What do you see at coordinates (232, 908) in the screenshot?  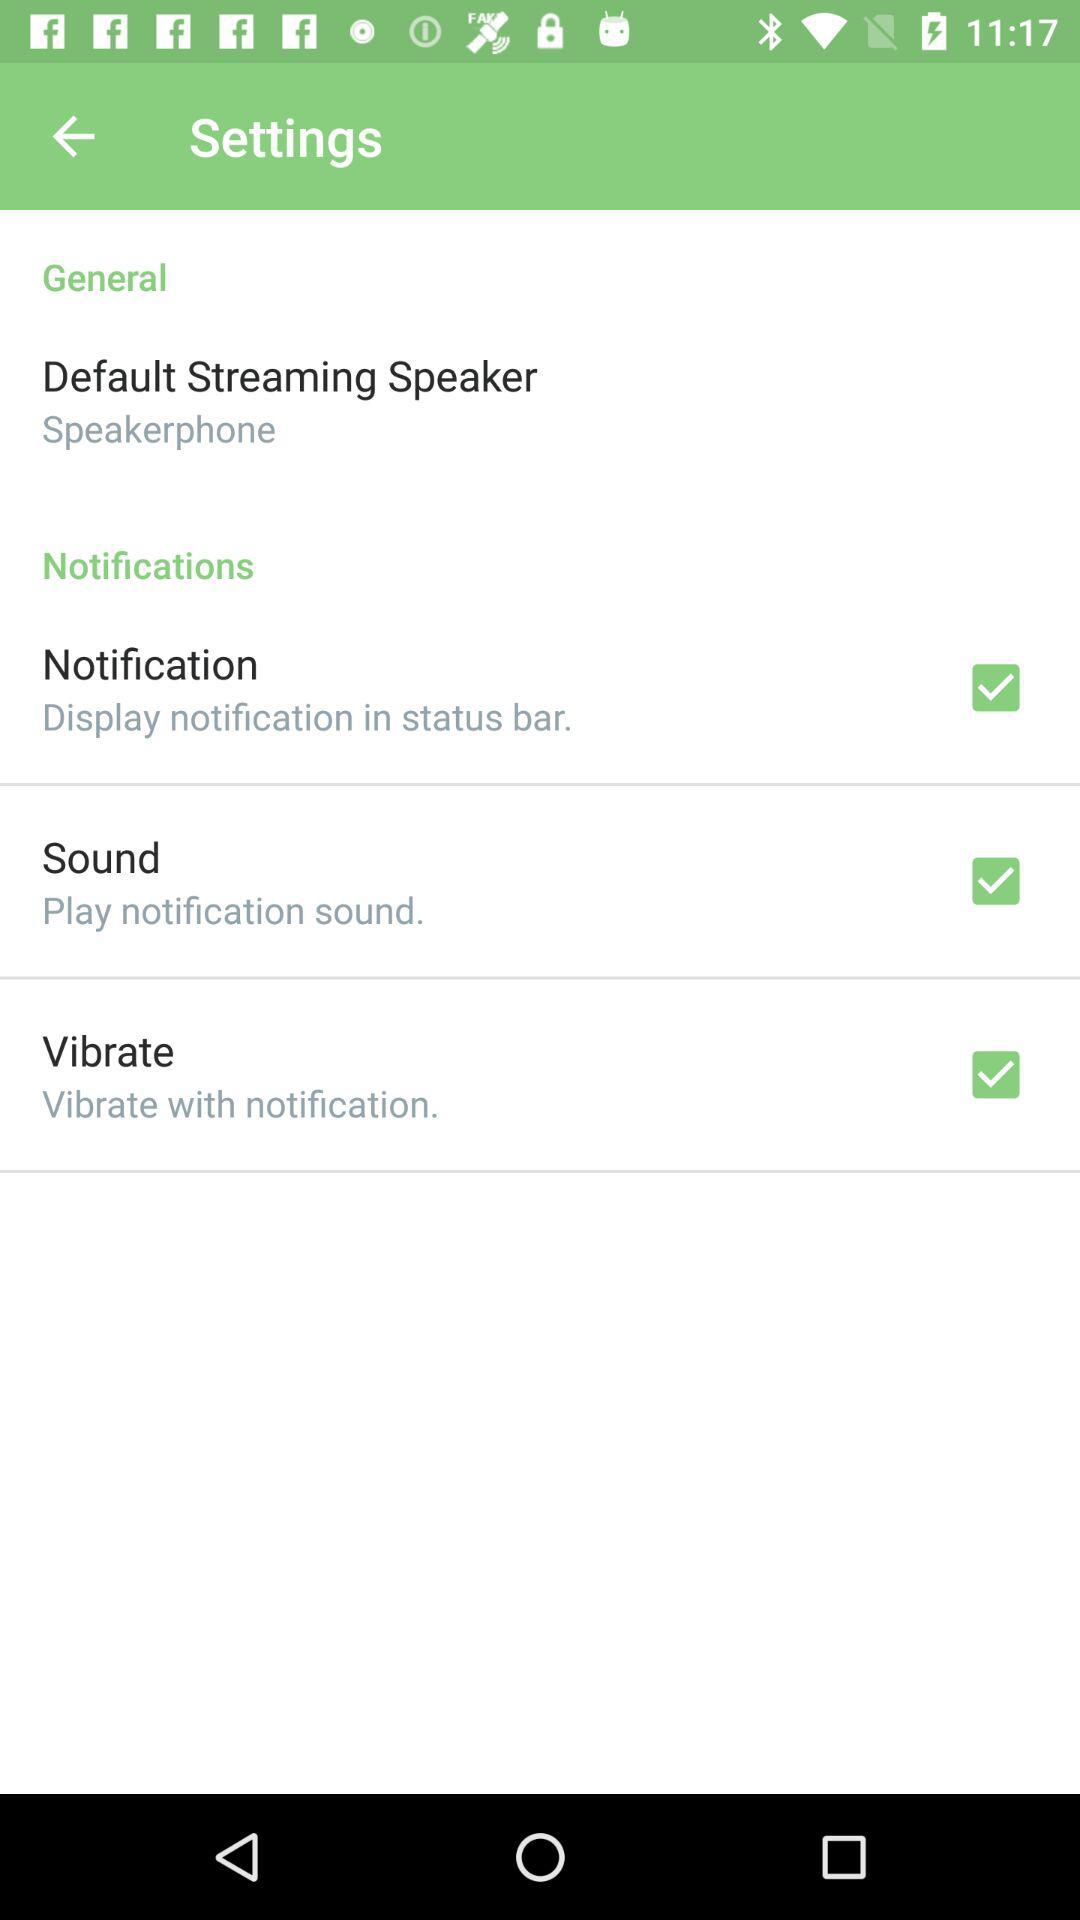 I see `the icon below sound` at bounding box center [232, 908].